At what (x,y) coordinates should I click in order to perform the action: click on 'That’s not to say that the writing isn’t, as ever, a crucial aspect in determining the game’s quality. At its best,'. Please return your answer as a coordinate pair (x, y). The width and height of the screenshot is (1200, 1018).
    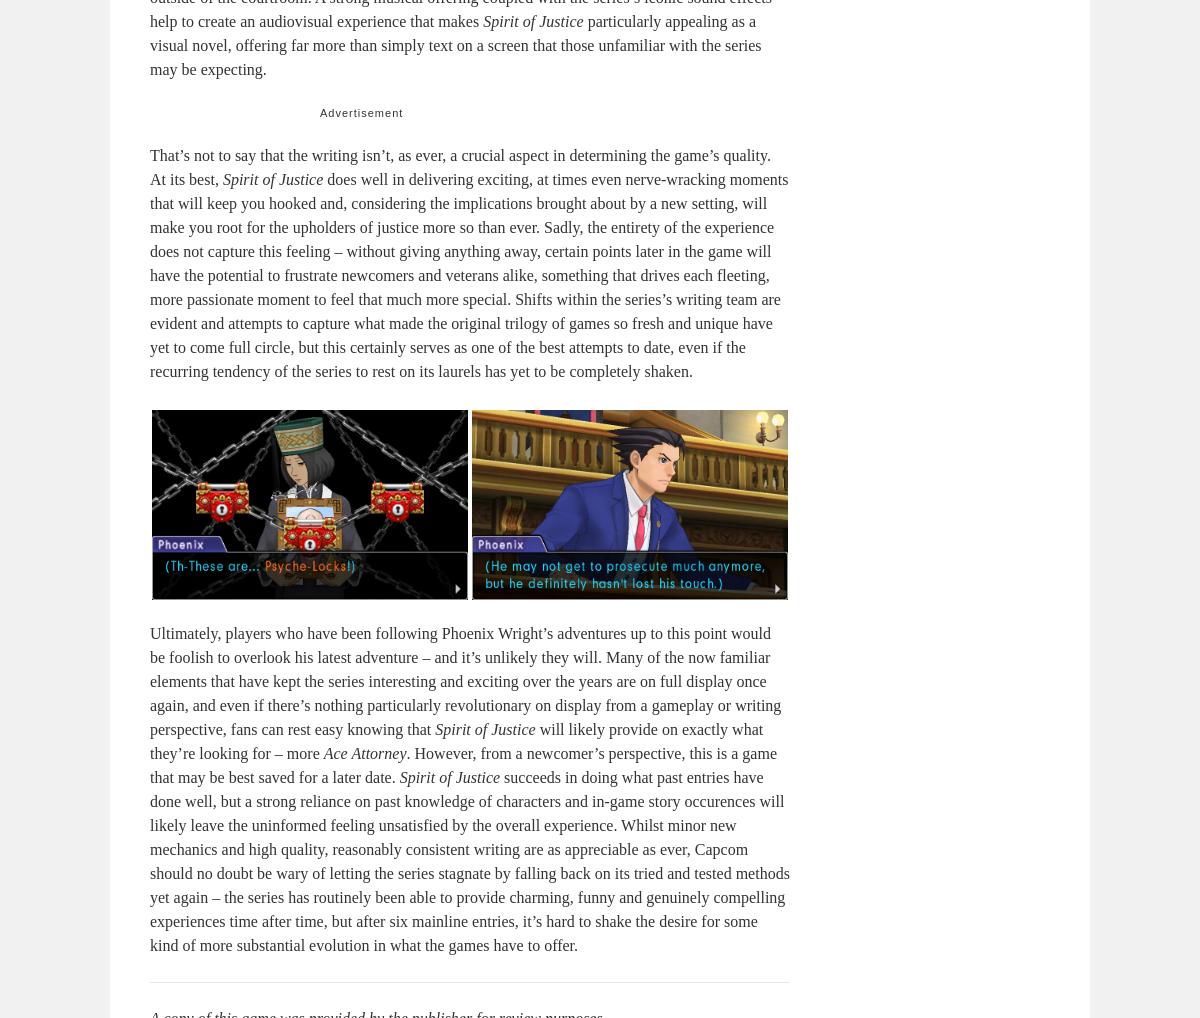
    Looking at the image, I should click on (458, 167).